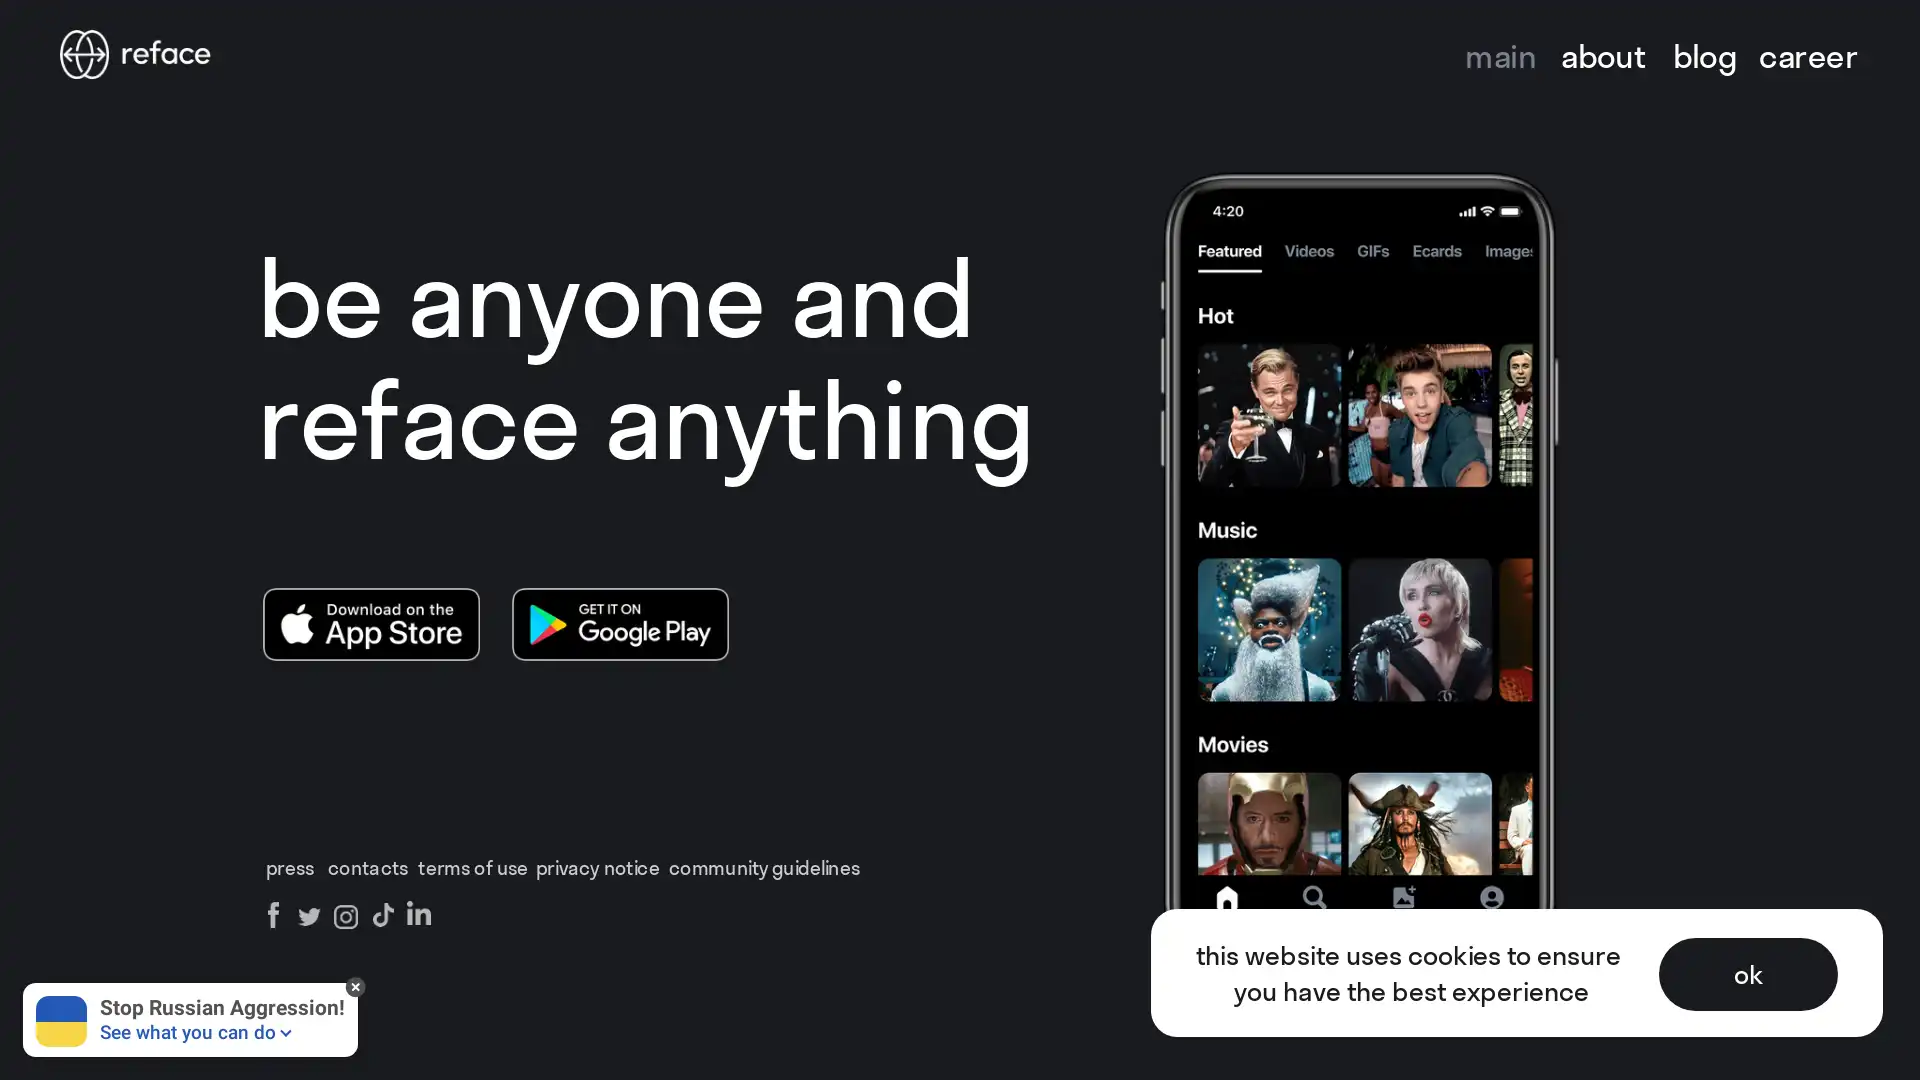 The image size is (1920, 1080). I want to click on Close, so click(1882, 38).